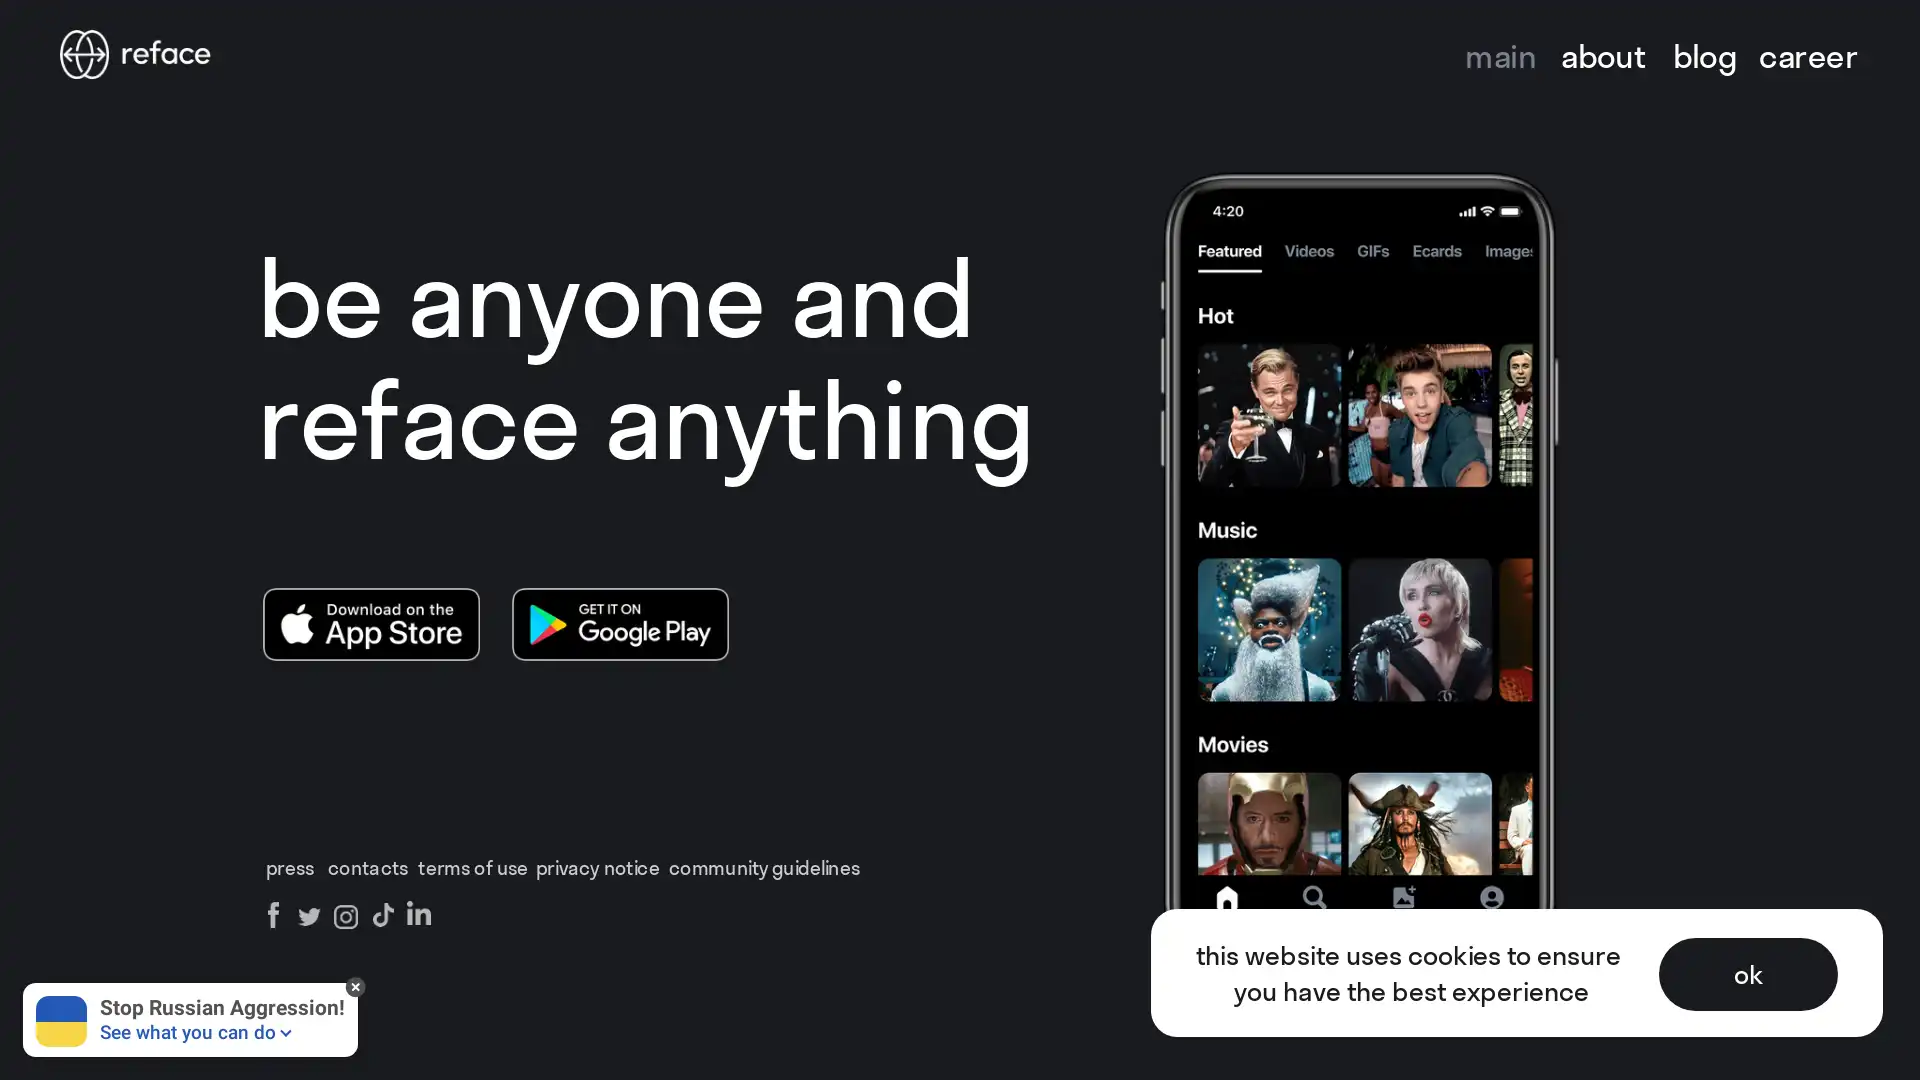 The image size is (1920, 1080). I want to click on Close, so click(1882, 38).